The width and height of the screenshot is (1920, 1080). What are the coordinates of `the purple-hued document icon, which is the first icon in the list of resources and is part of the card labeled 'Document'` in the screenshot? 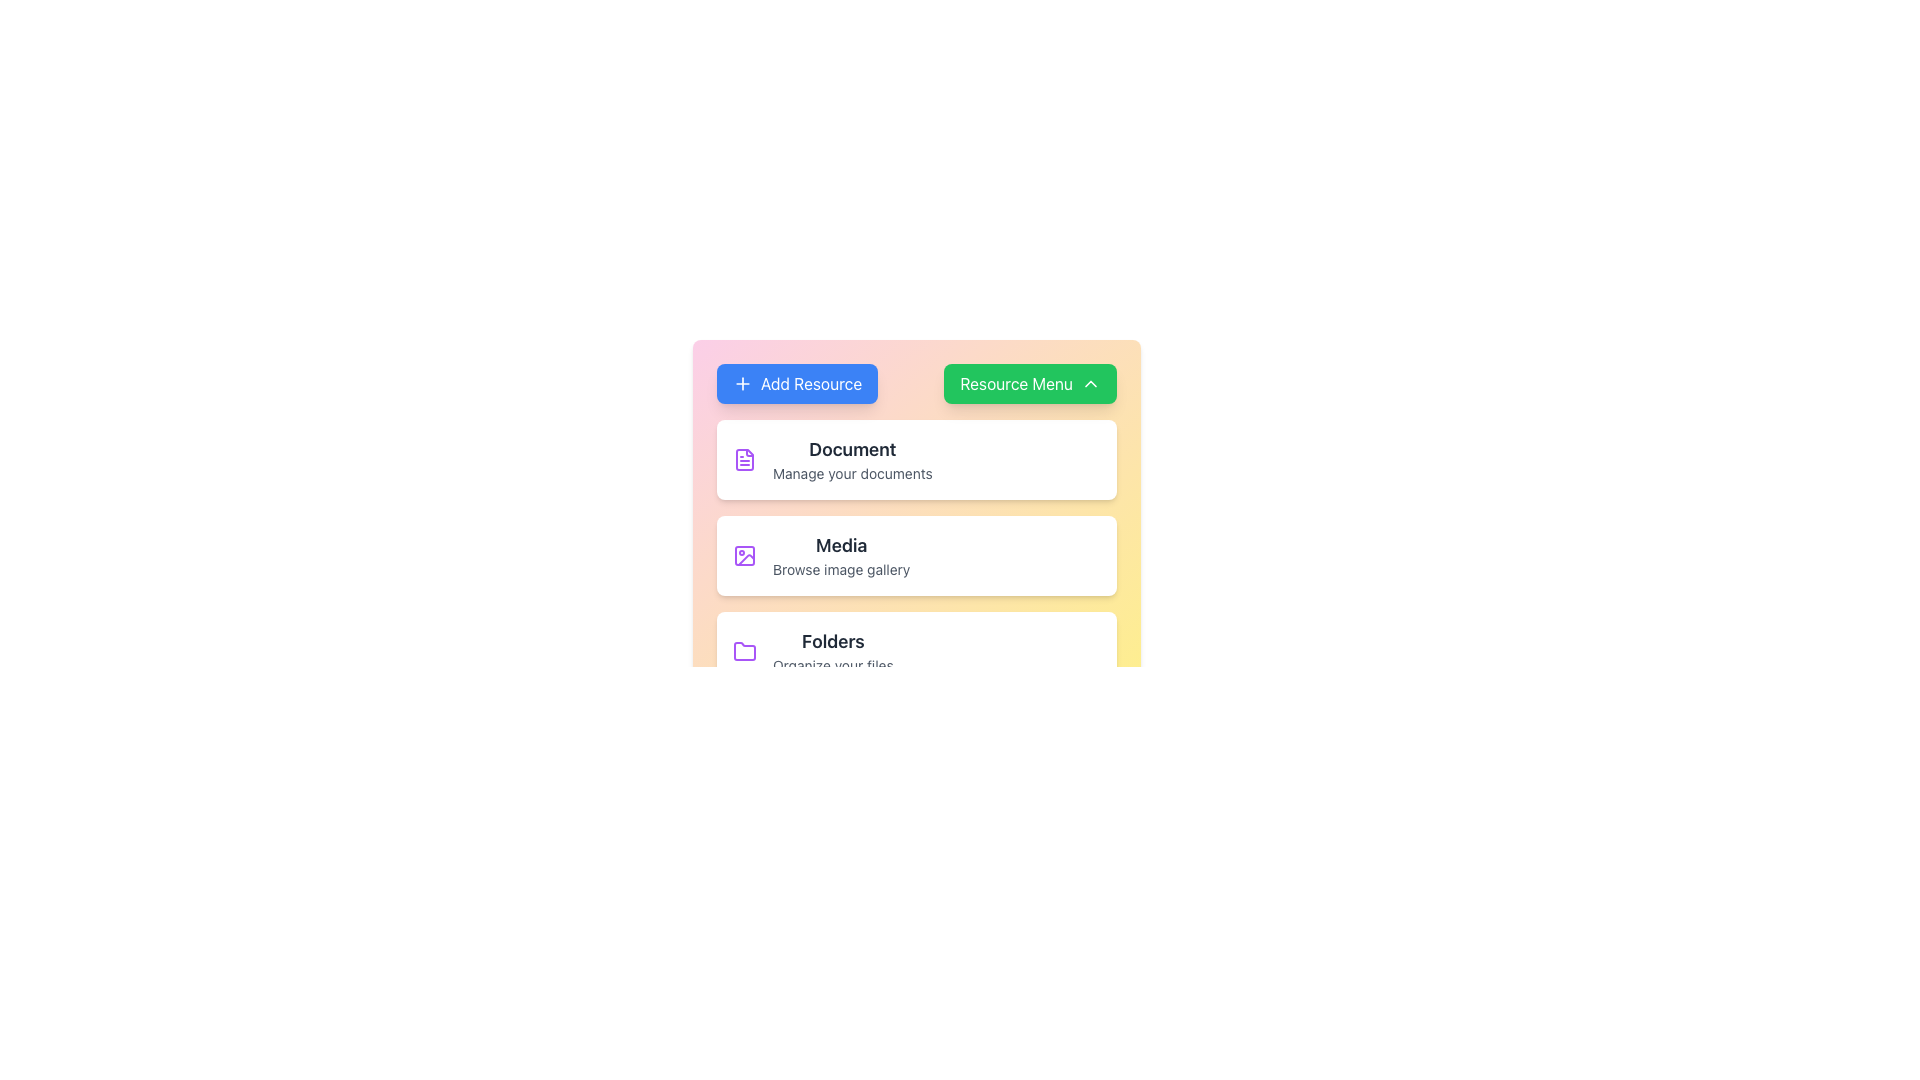 It's located at (743, 459).